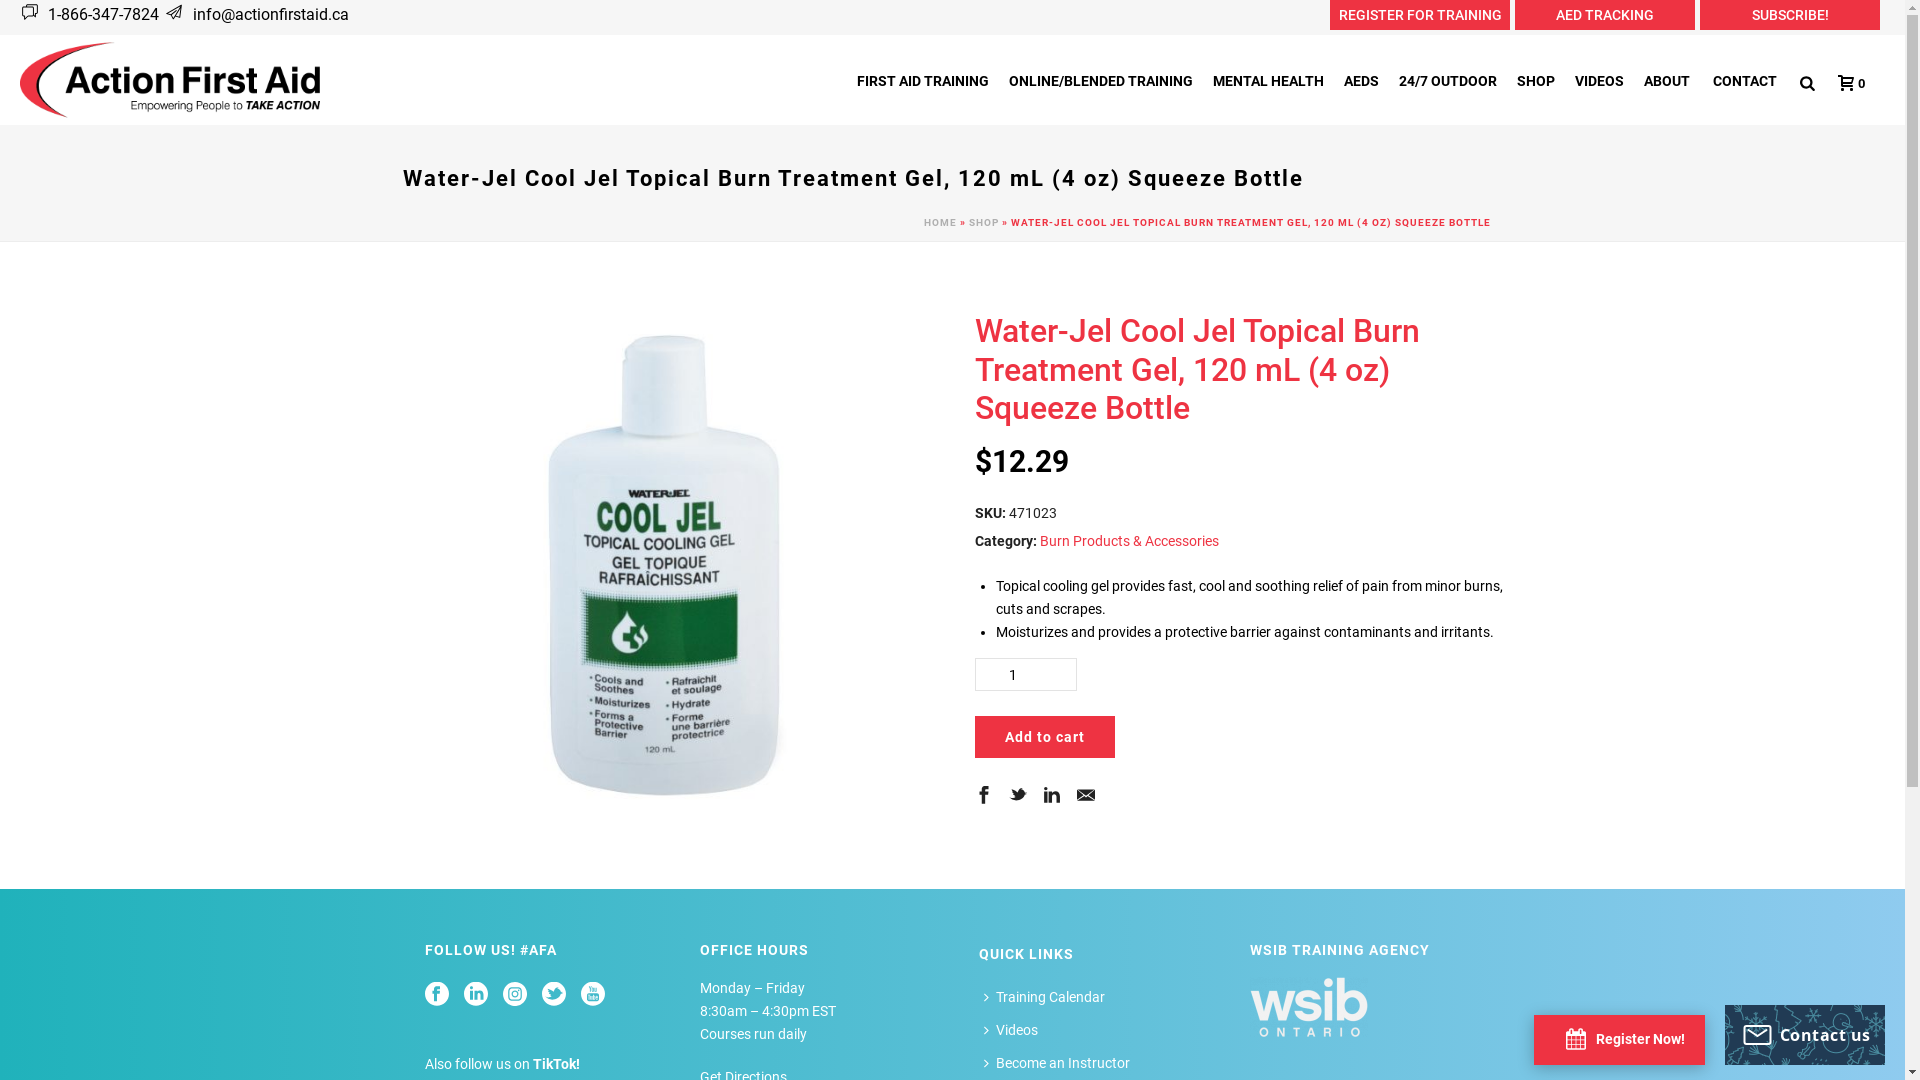 This screenshot has height=1080, width=1920. I want to click on 'HOME', so click(939, 222).